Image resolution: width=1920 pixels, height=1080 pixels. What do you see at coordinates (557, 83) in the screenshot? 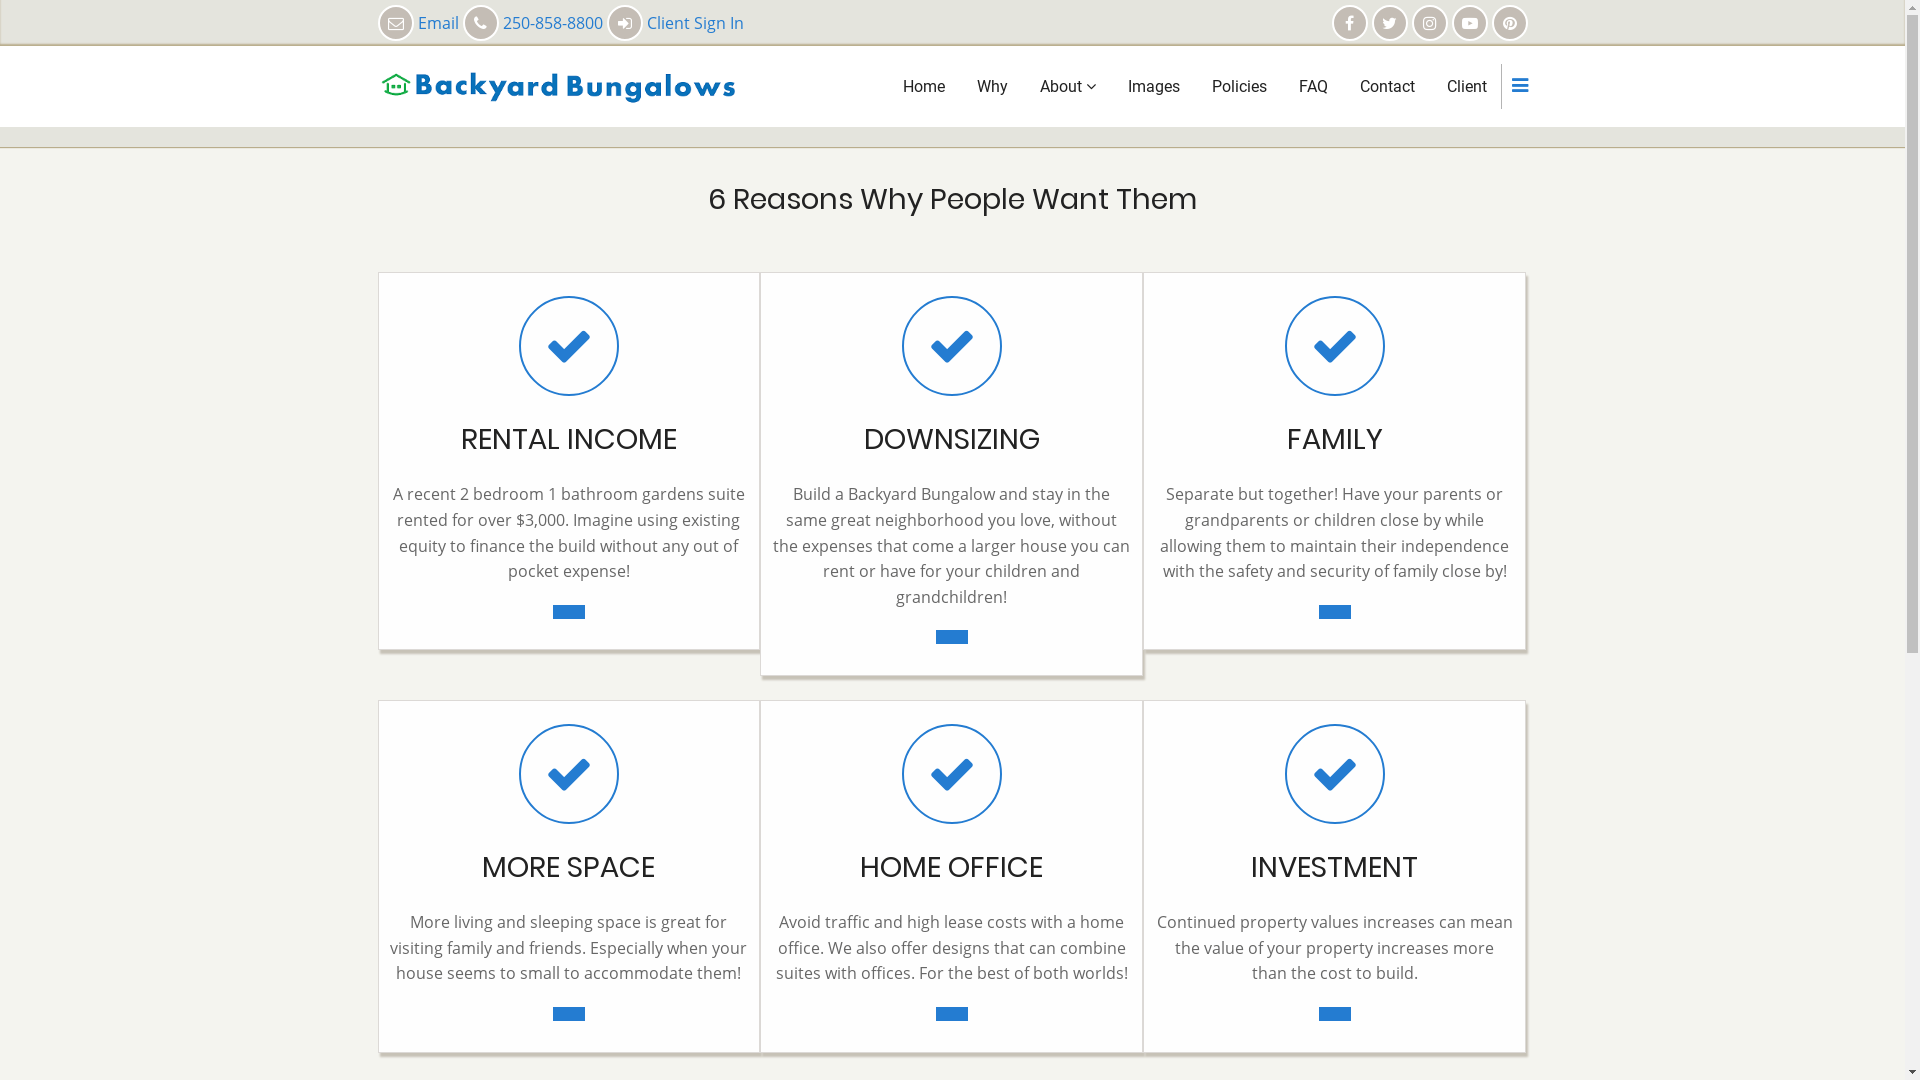
I see `'Home'` at bounding box center [557, 83].